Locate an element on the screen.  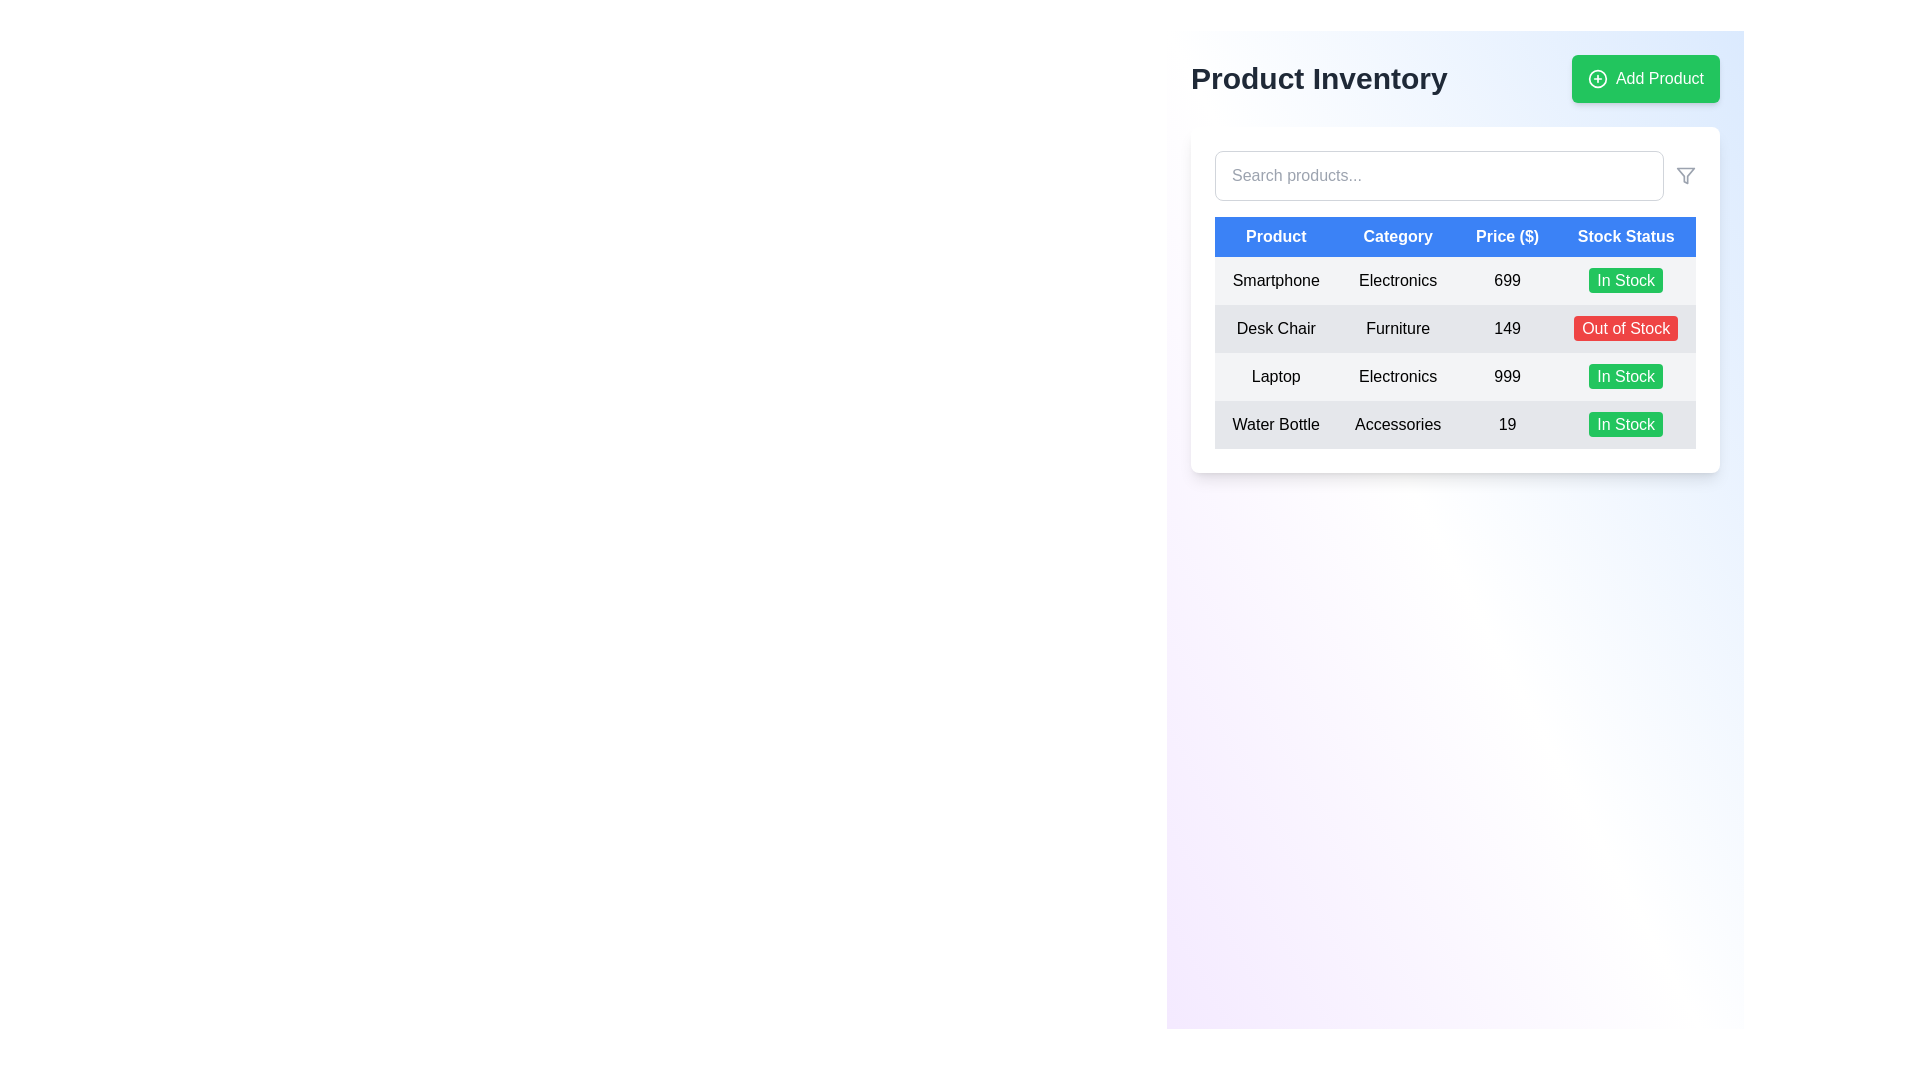
the circular green icon with a plus sign, located to the left of the 'Add Product' button in the header section is located at coordinates (1597, 77).